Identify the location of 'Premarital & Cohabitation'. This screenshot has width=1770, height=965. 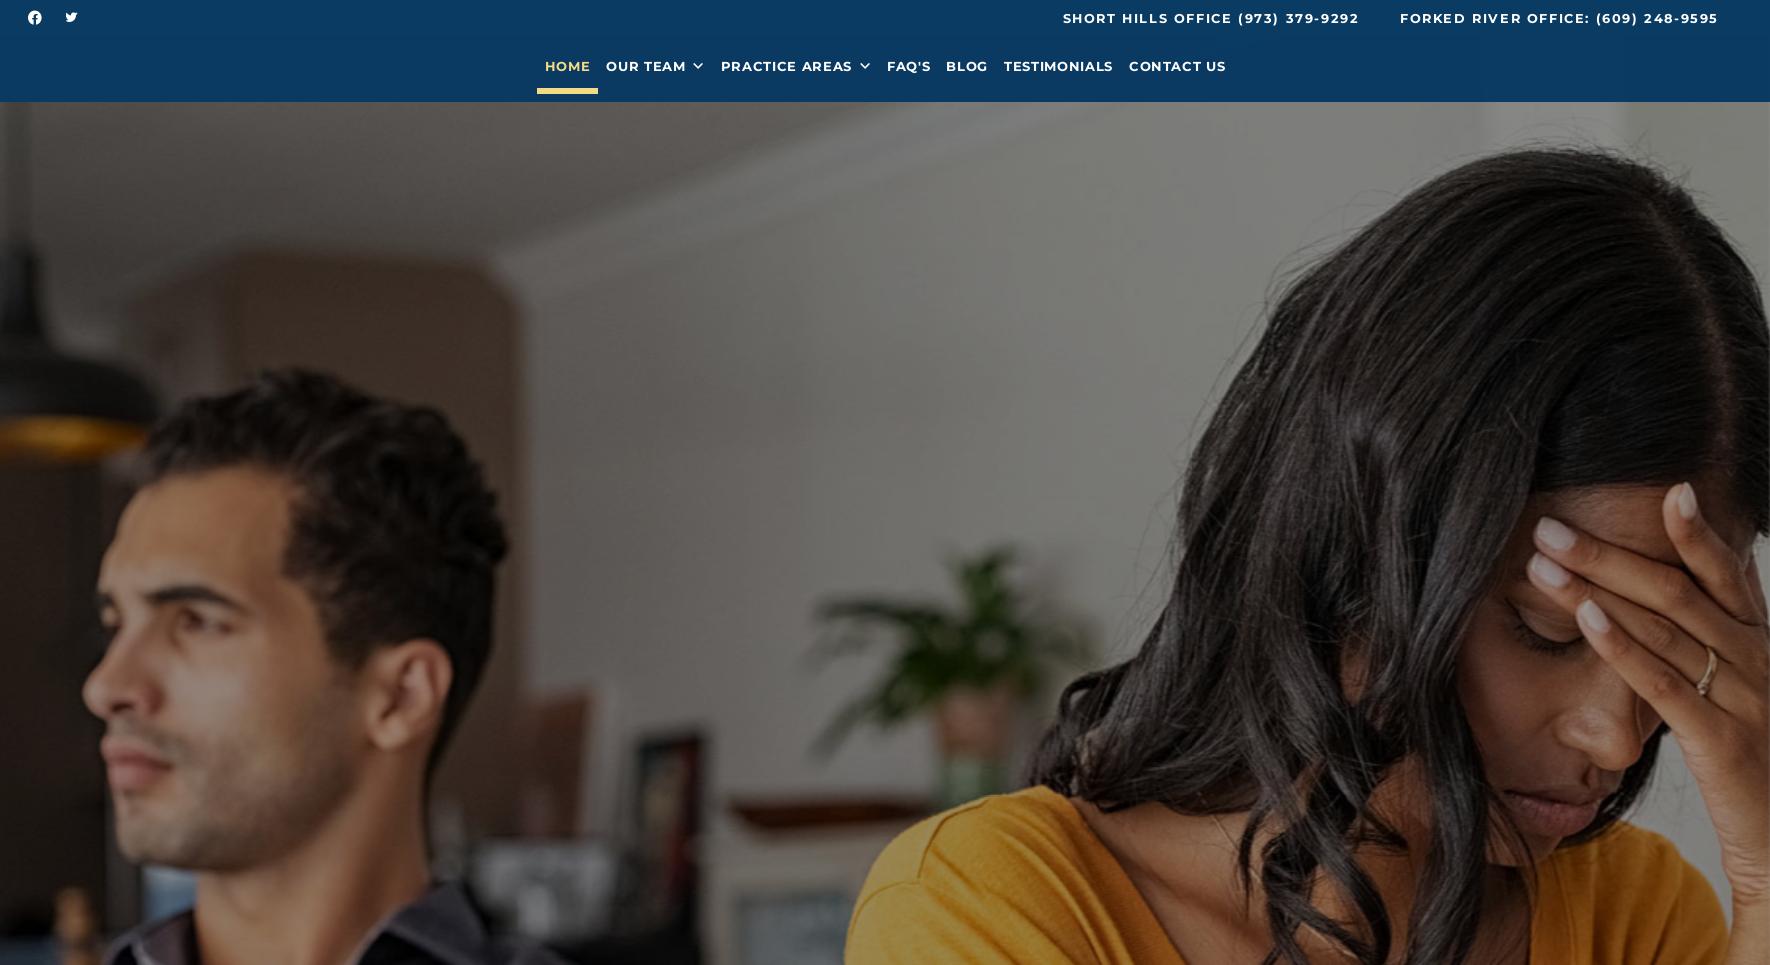
(703, 236).